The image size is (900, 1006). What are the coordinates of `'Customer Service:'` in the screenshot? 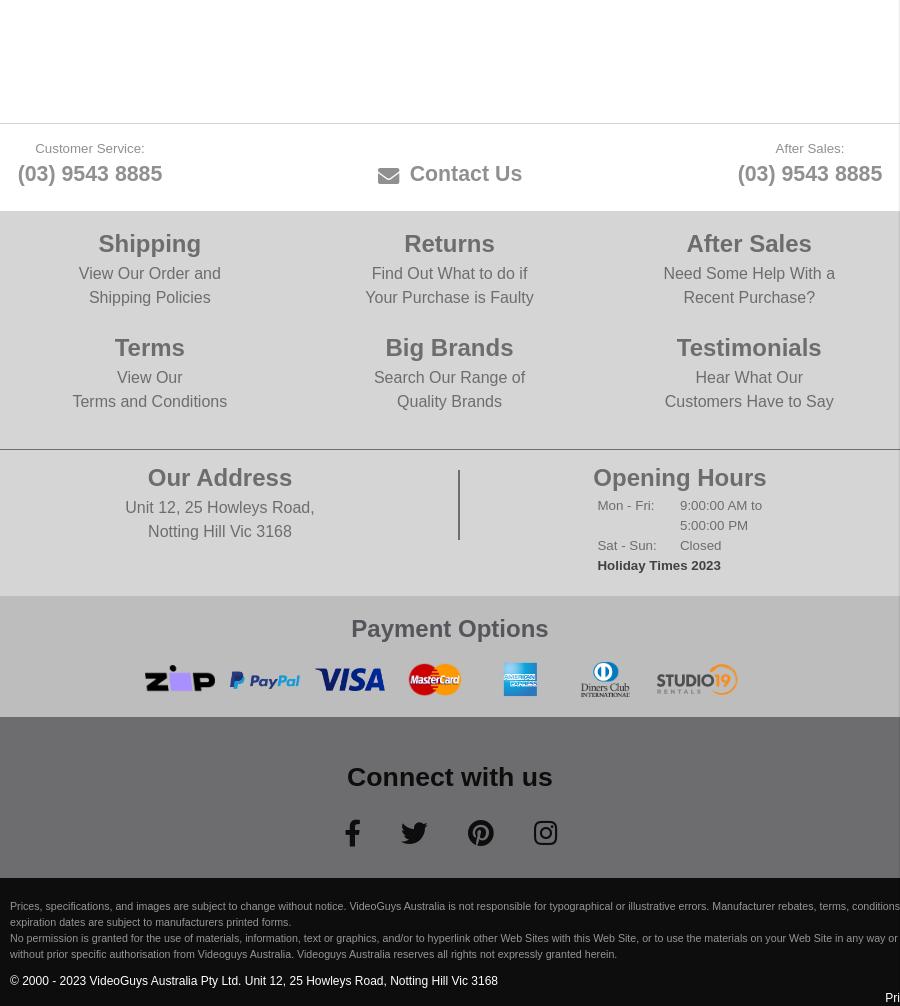 It's located at (34, 147).